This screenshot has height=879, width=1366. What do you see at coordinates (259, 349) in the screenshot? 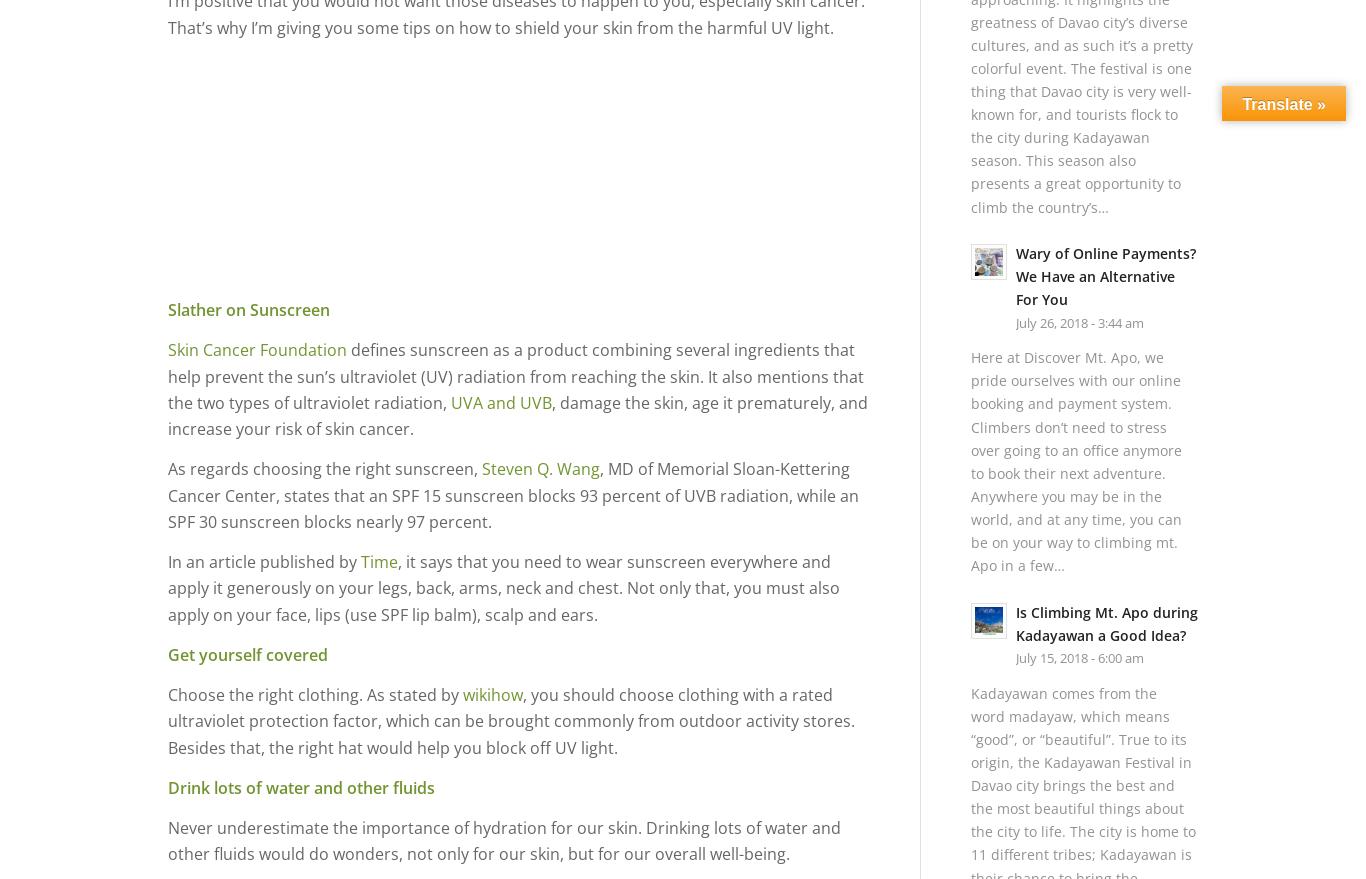
I see `'Skin Cancer Foundation'` at bounding box center [259, 349].